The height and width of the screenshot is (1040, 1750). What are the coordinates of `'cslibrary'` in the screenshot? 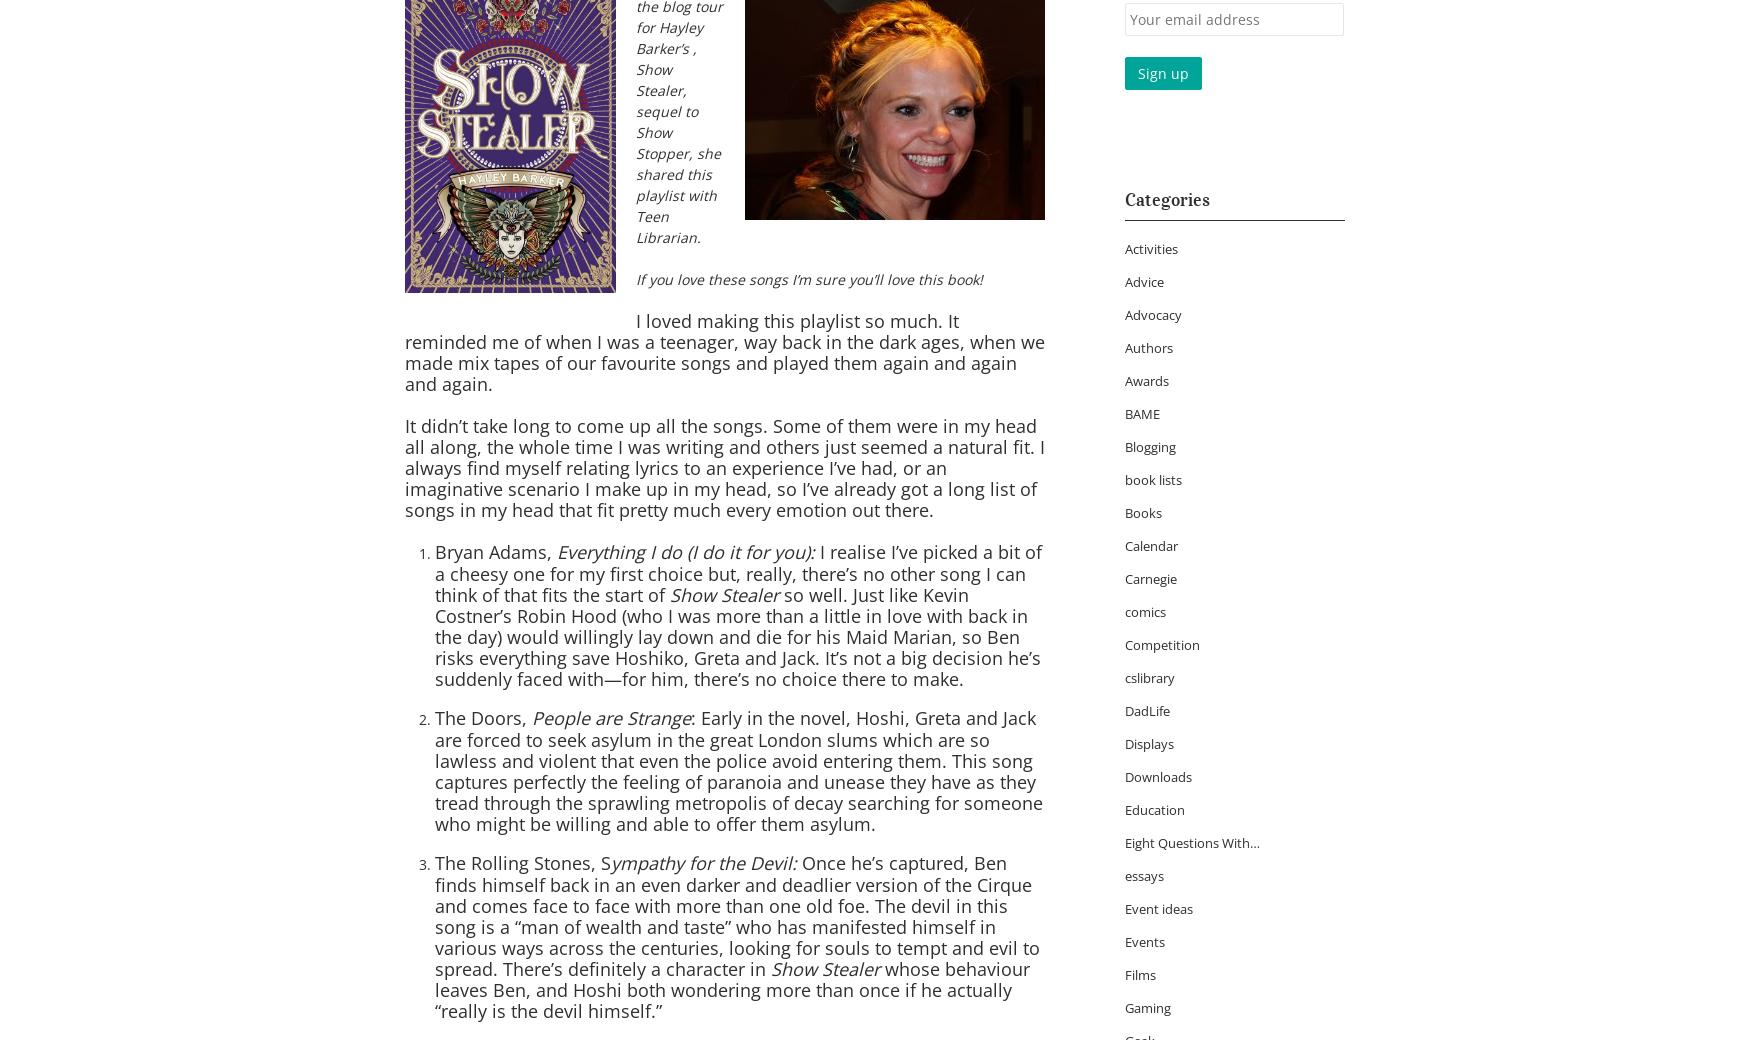 It's located at (1125, 677).